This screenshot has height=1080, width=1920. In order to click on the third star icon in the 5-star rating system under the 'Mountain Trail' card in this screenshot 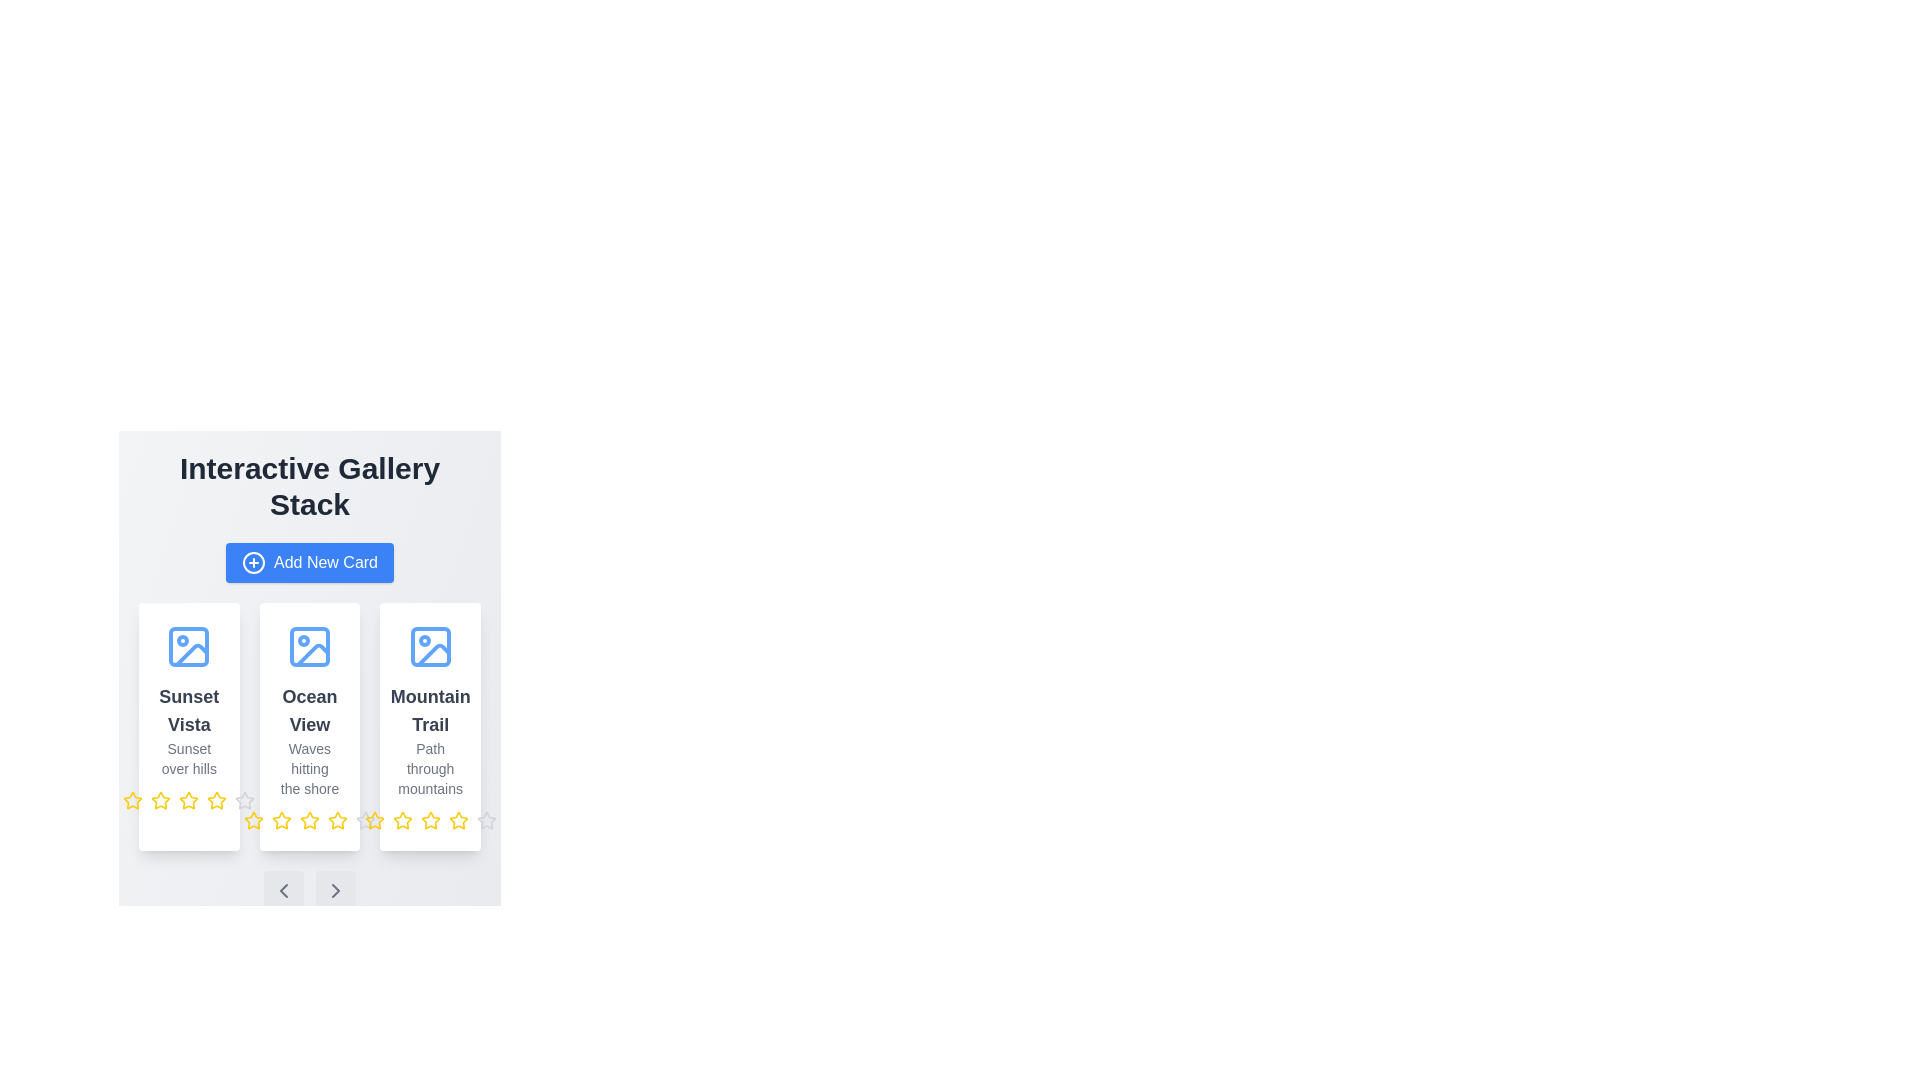, I will do `click(401, 821)`.